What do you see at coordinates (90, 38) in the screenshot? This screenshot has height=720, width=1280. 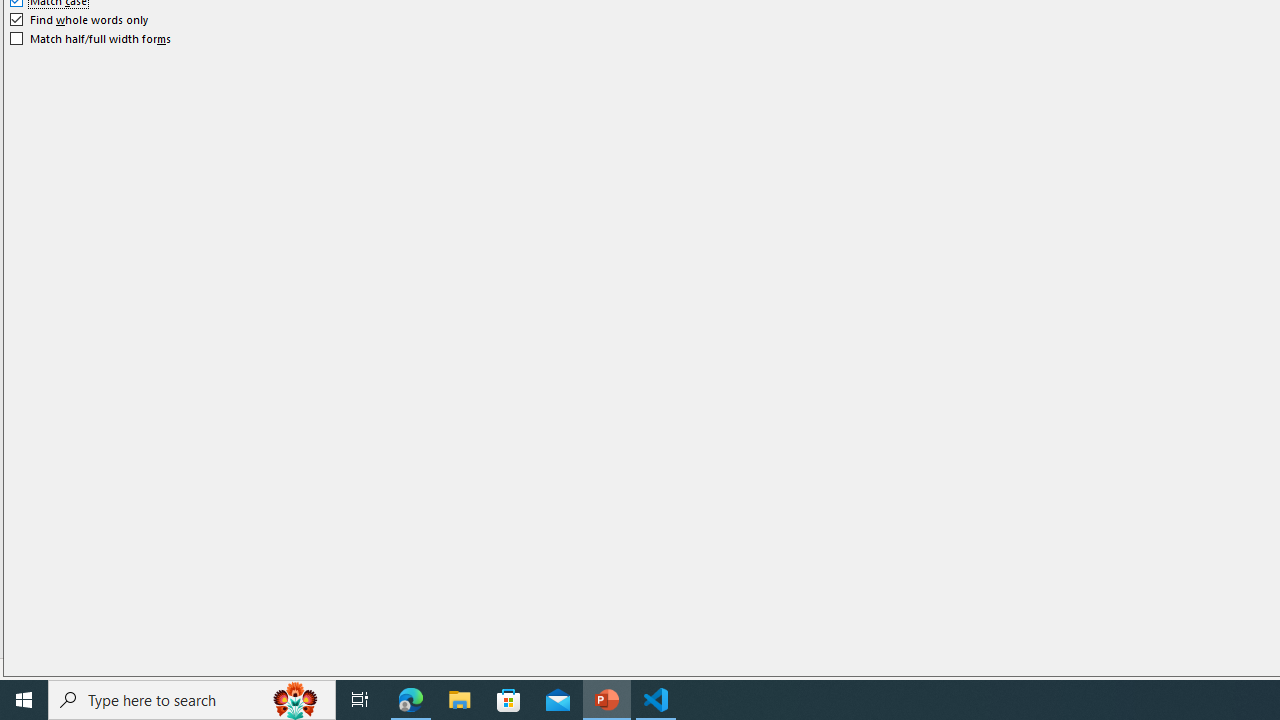 I see `'Match half/full width forms'` at bounding box center [90, 38].